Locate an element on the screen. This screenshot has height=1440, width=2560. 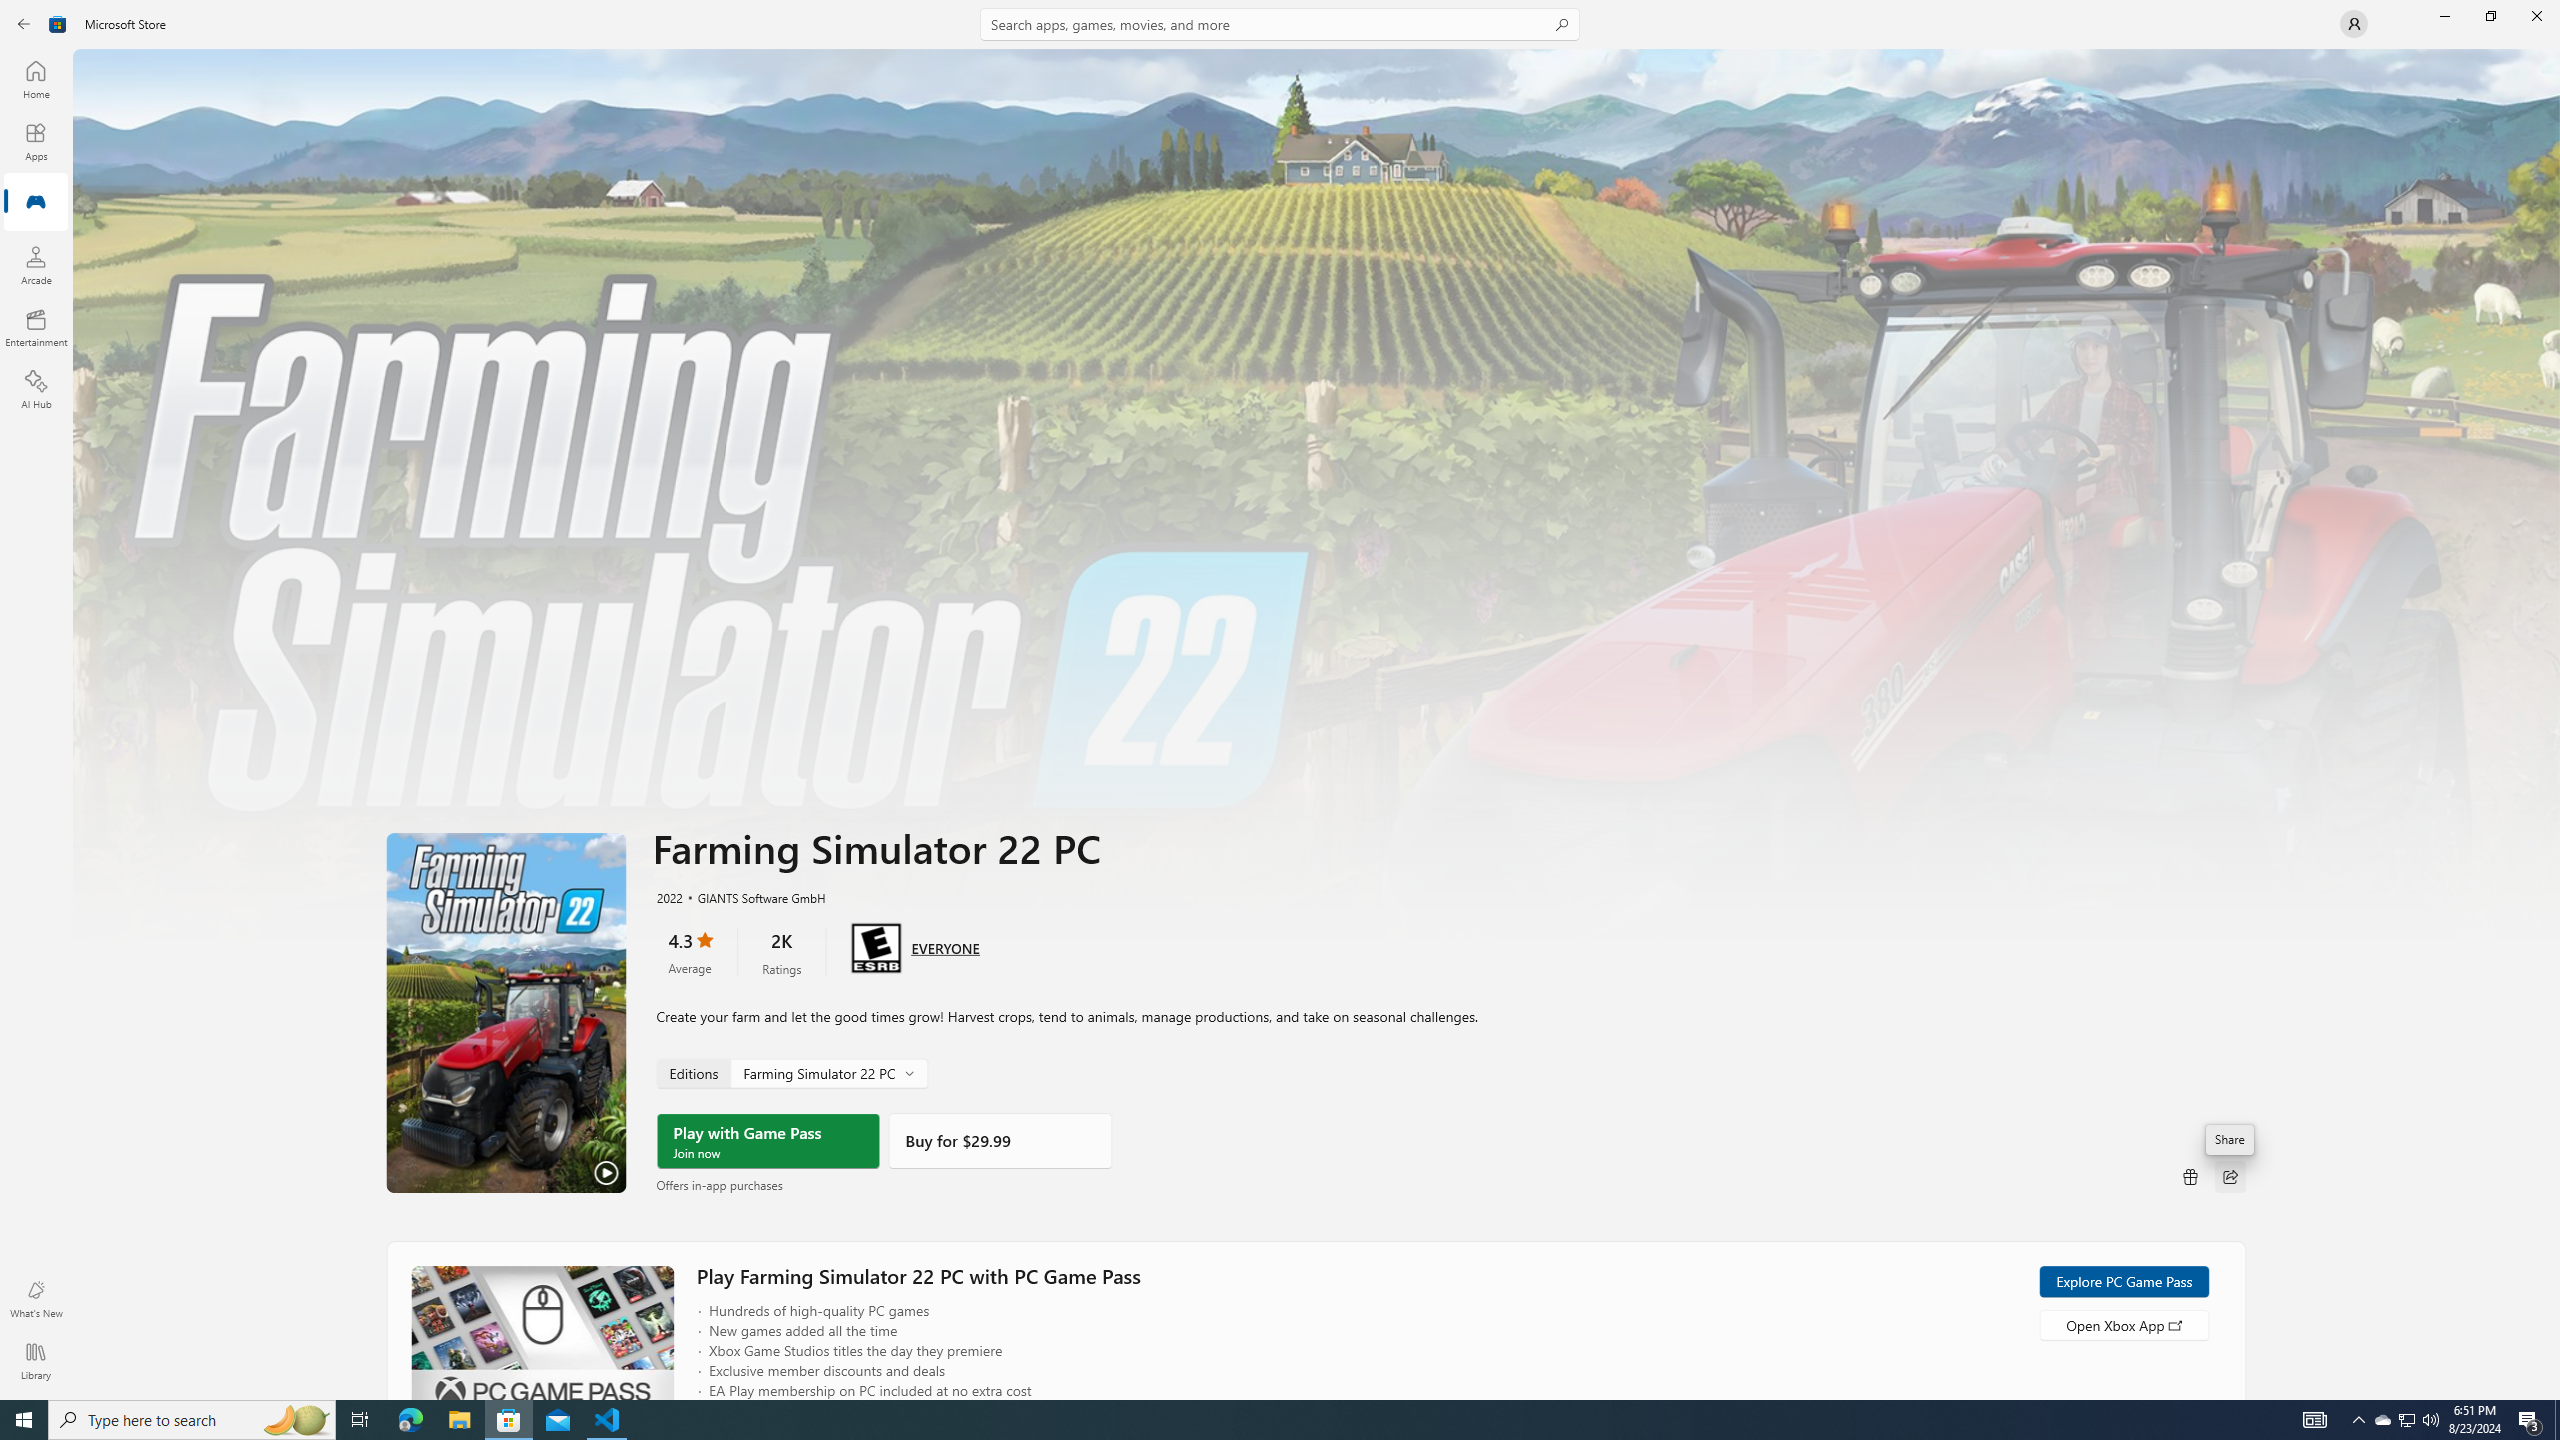
'4.3 stars. Click to skip to ratings and reviews' is located at coordinates (688, 950).